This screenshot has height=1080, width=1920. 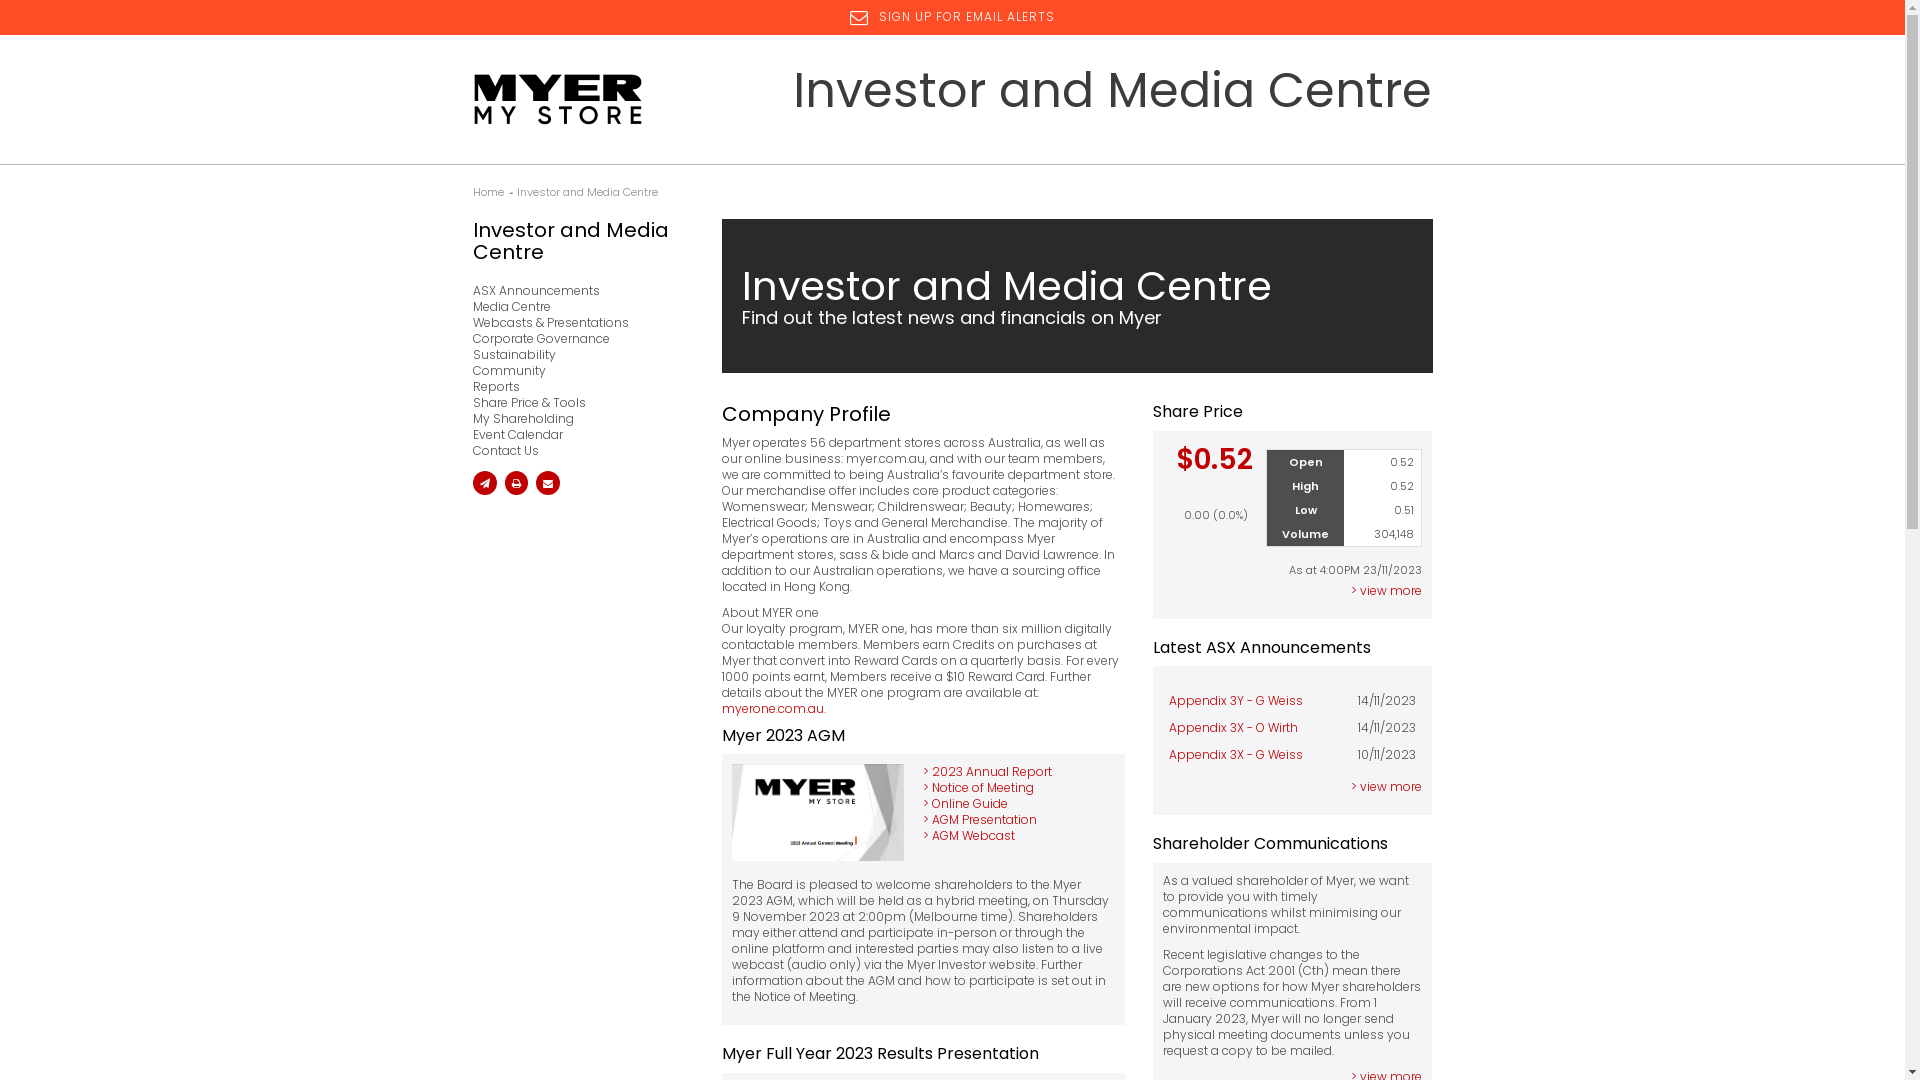 What do you see at coordinates (487, 192) in the screenshot?
I see `'Home'` at bounding box center [487, 192].